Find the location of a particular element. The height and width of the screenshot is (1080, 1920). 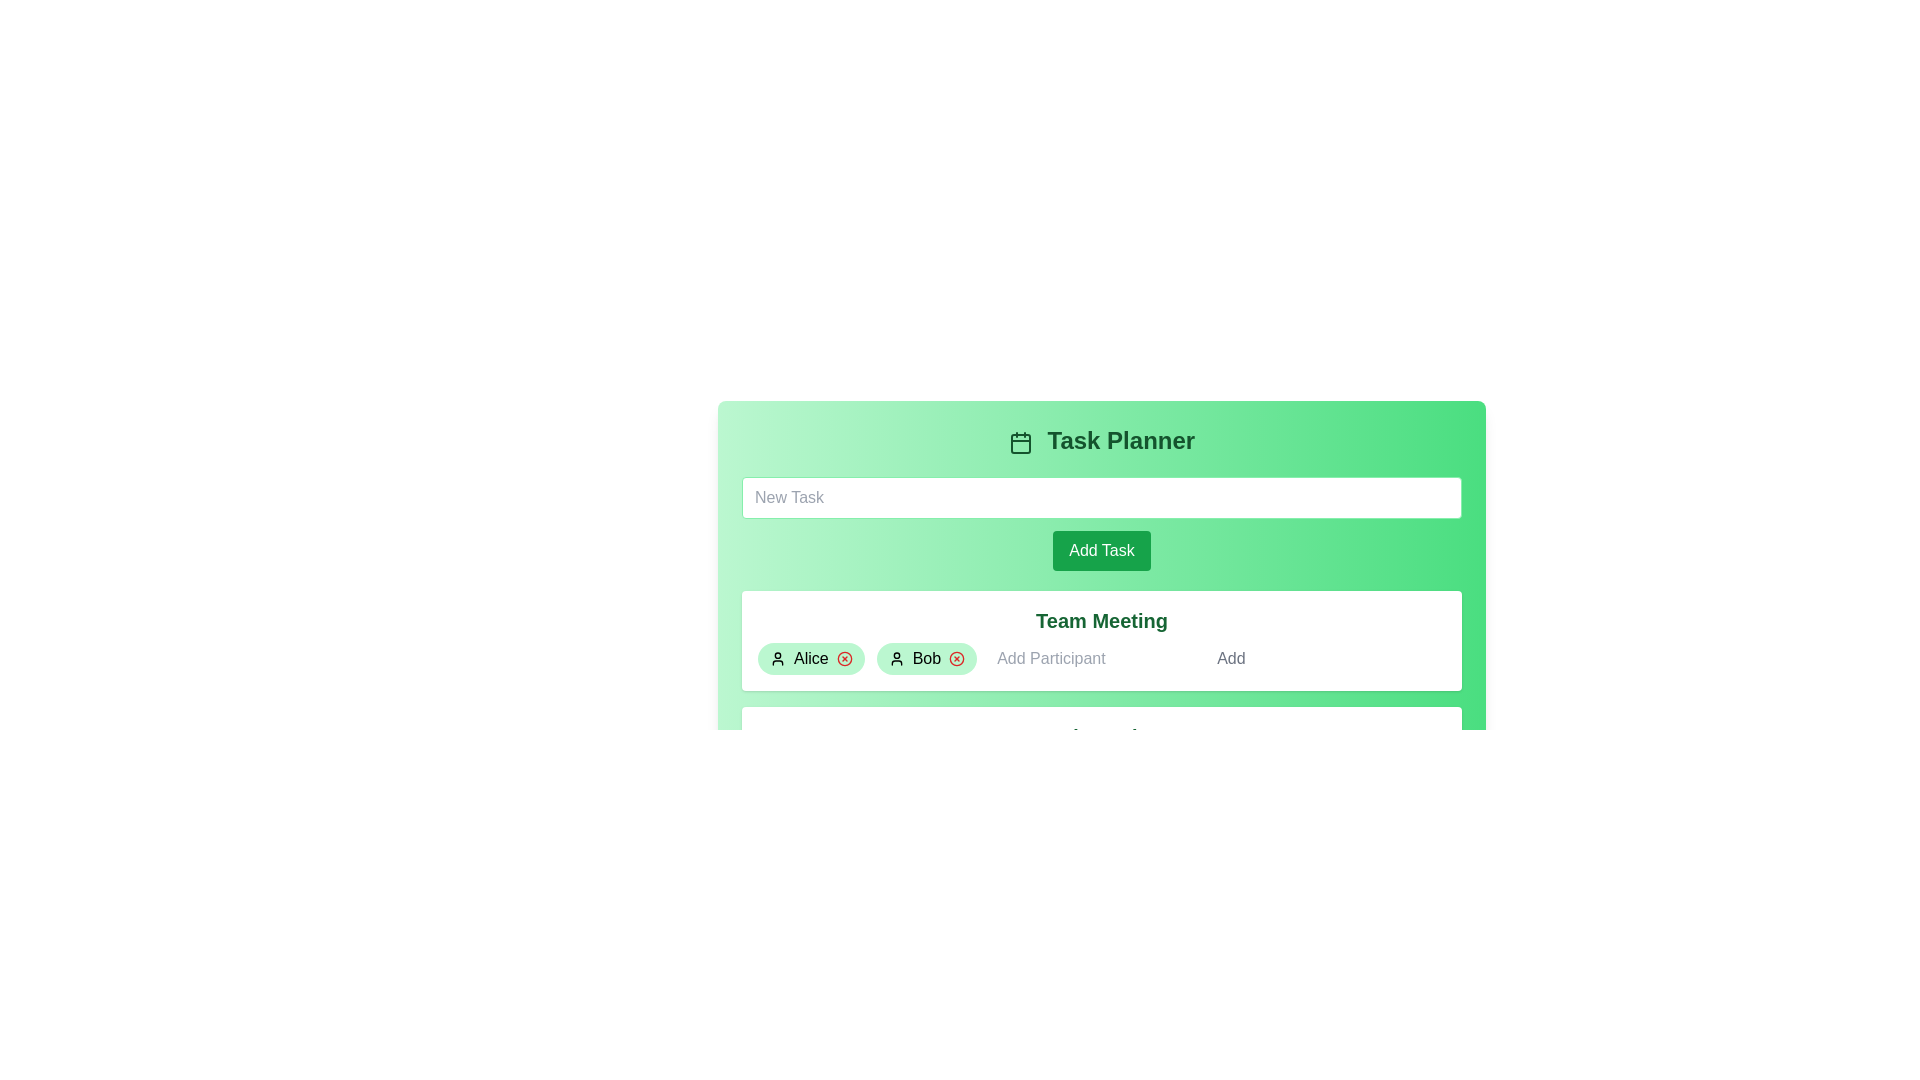

the Participant item card for 'Alice' located in the 'Team Meeting' section is located at coordinates (811, 659).